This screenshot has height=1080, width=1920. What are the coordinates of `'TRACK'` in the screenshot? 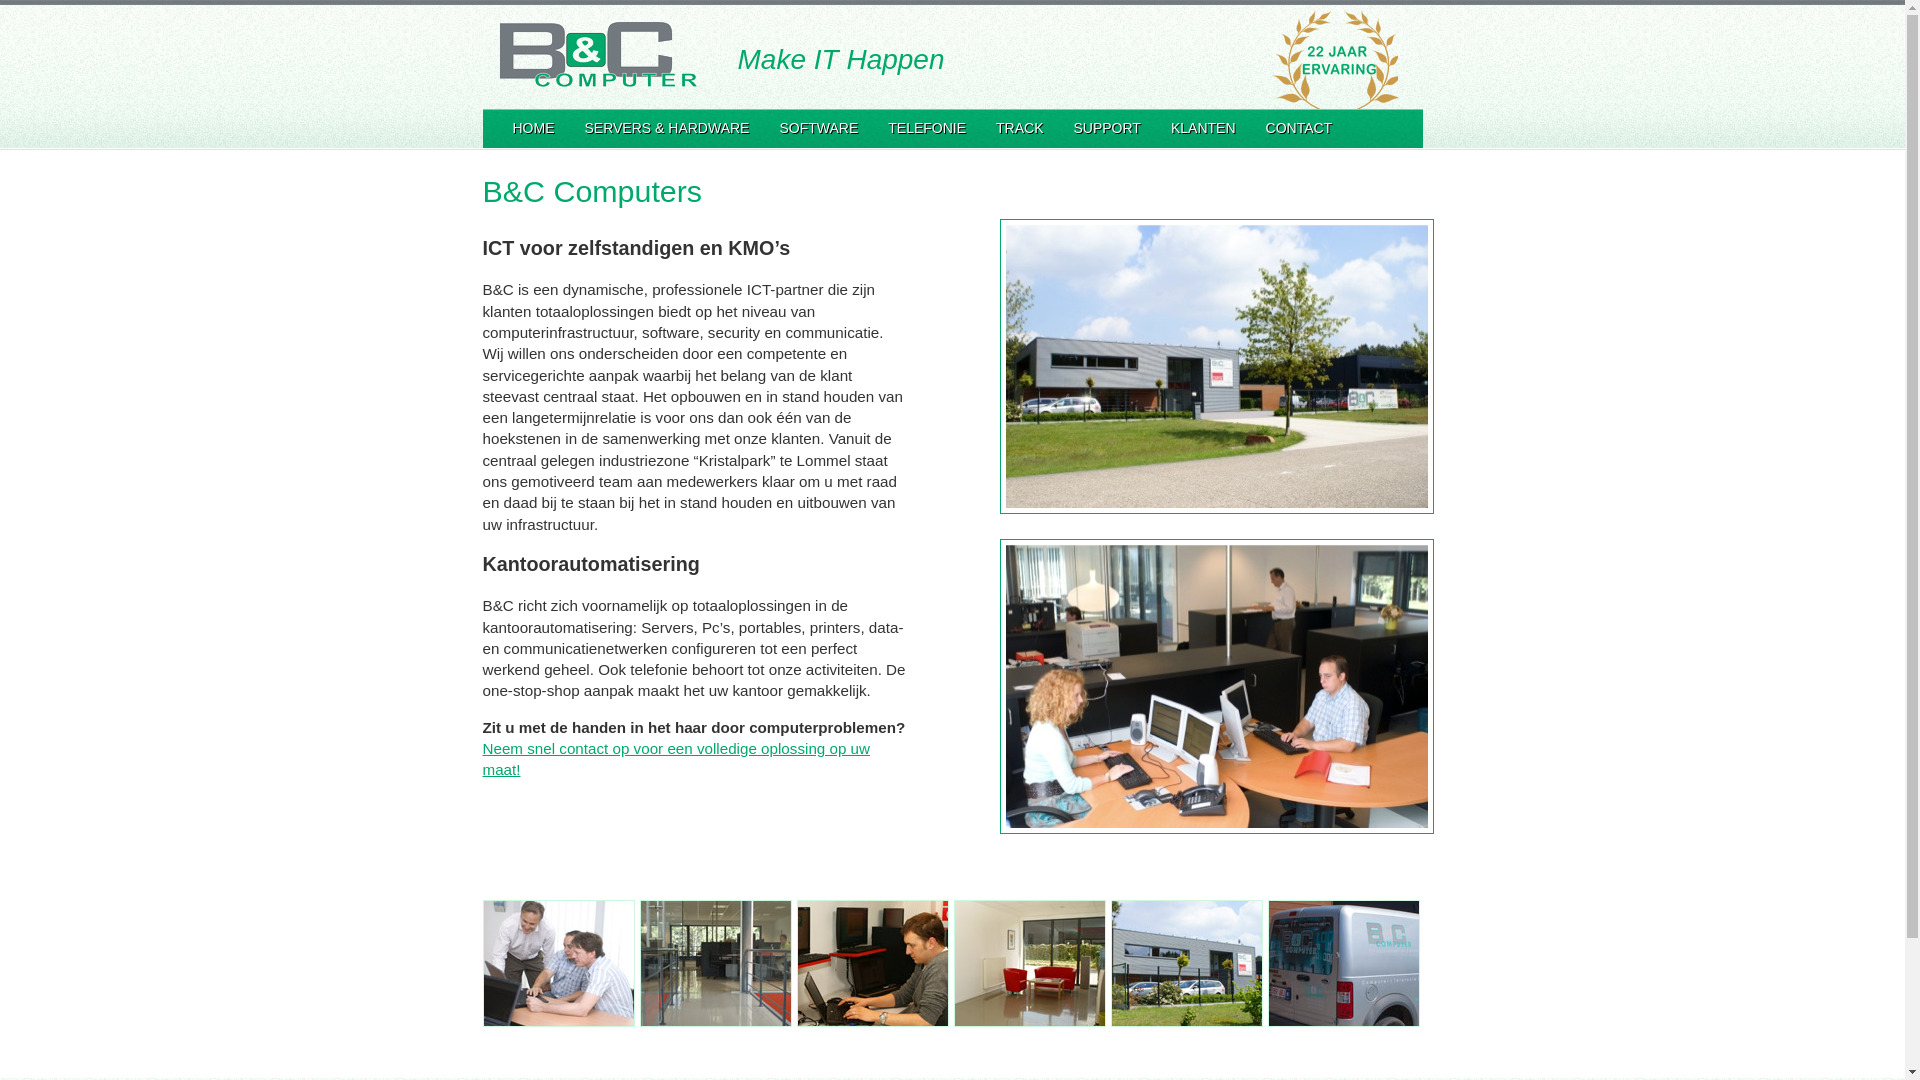 It's located at (1019, 128).